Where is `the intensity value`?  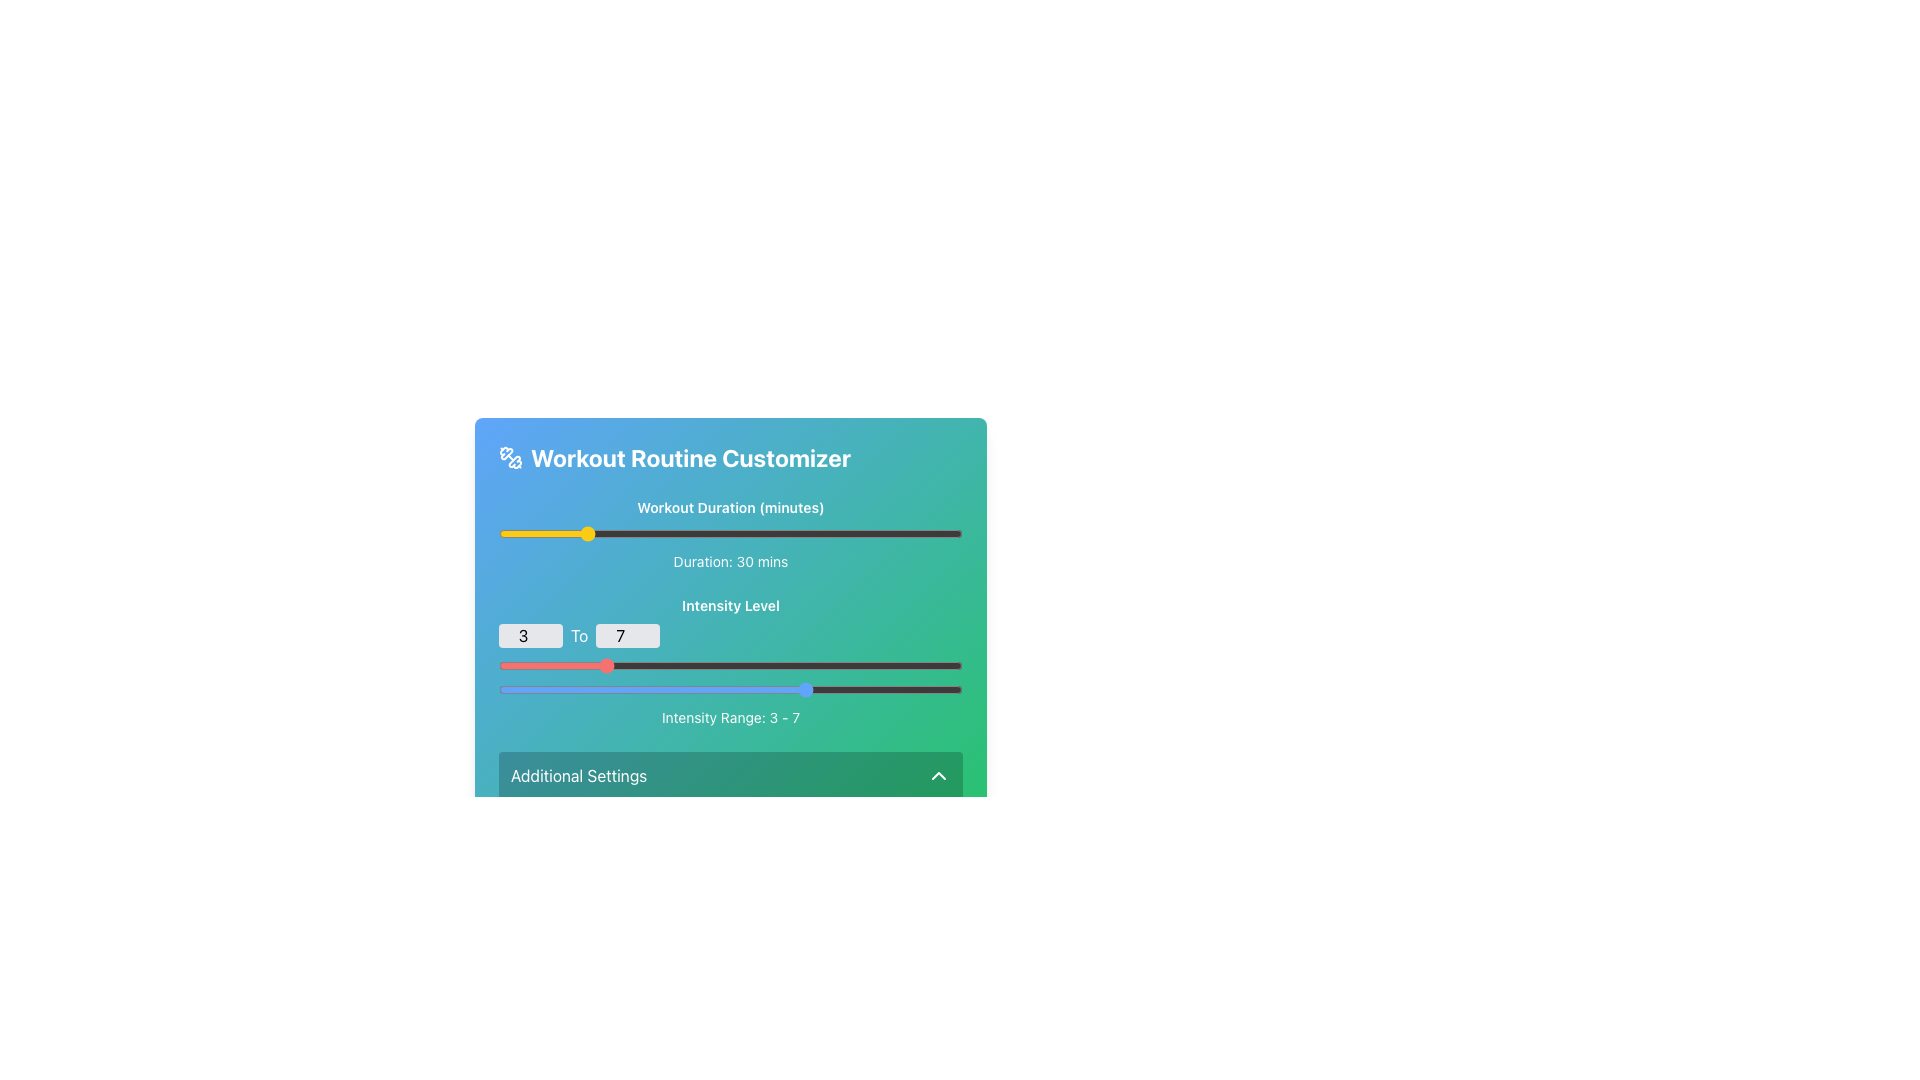
the intensity value is located at coordinates (653, 689).